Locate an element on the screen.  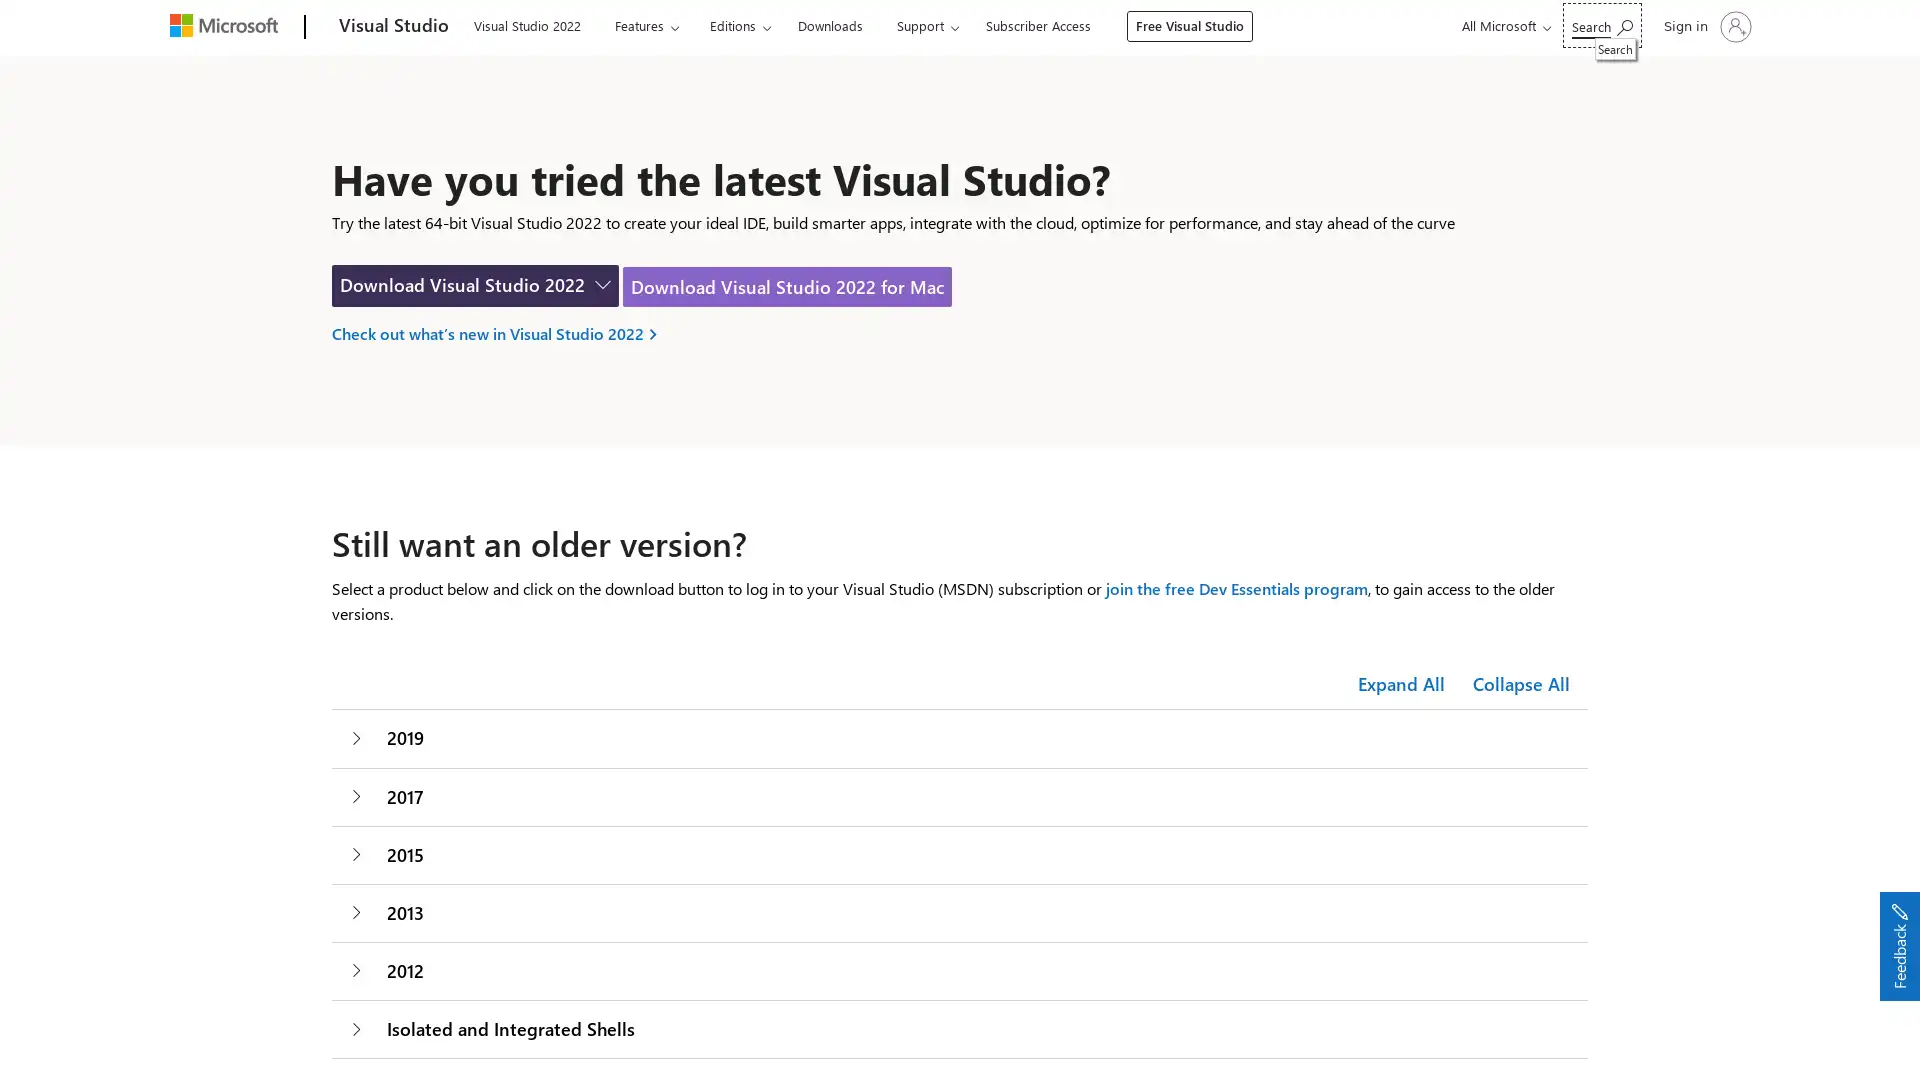
Collapse All is located at coordinates (1520, 682).